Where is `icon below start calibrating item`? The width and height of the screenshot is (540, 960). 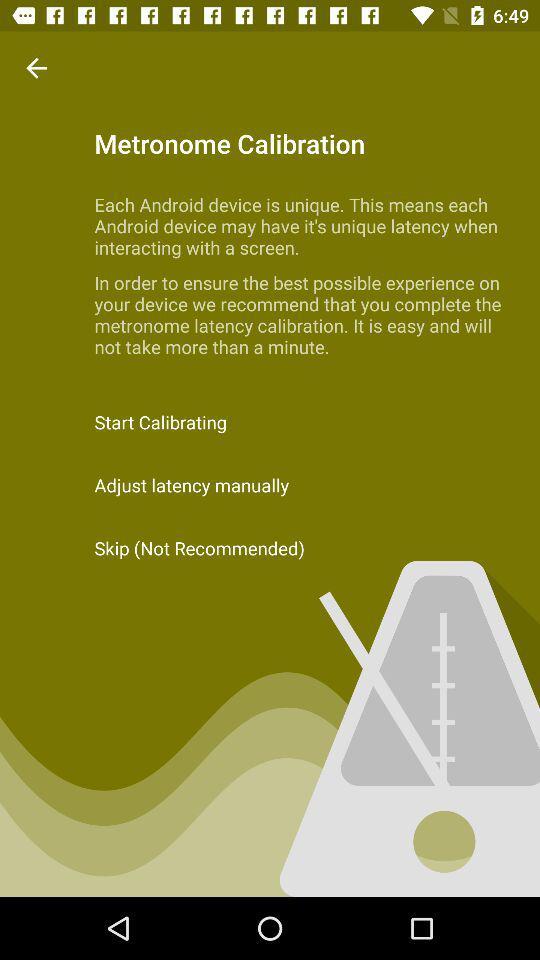 icon below start calibrating item is located at coordinates (270, 484).